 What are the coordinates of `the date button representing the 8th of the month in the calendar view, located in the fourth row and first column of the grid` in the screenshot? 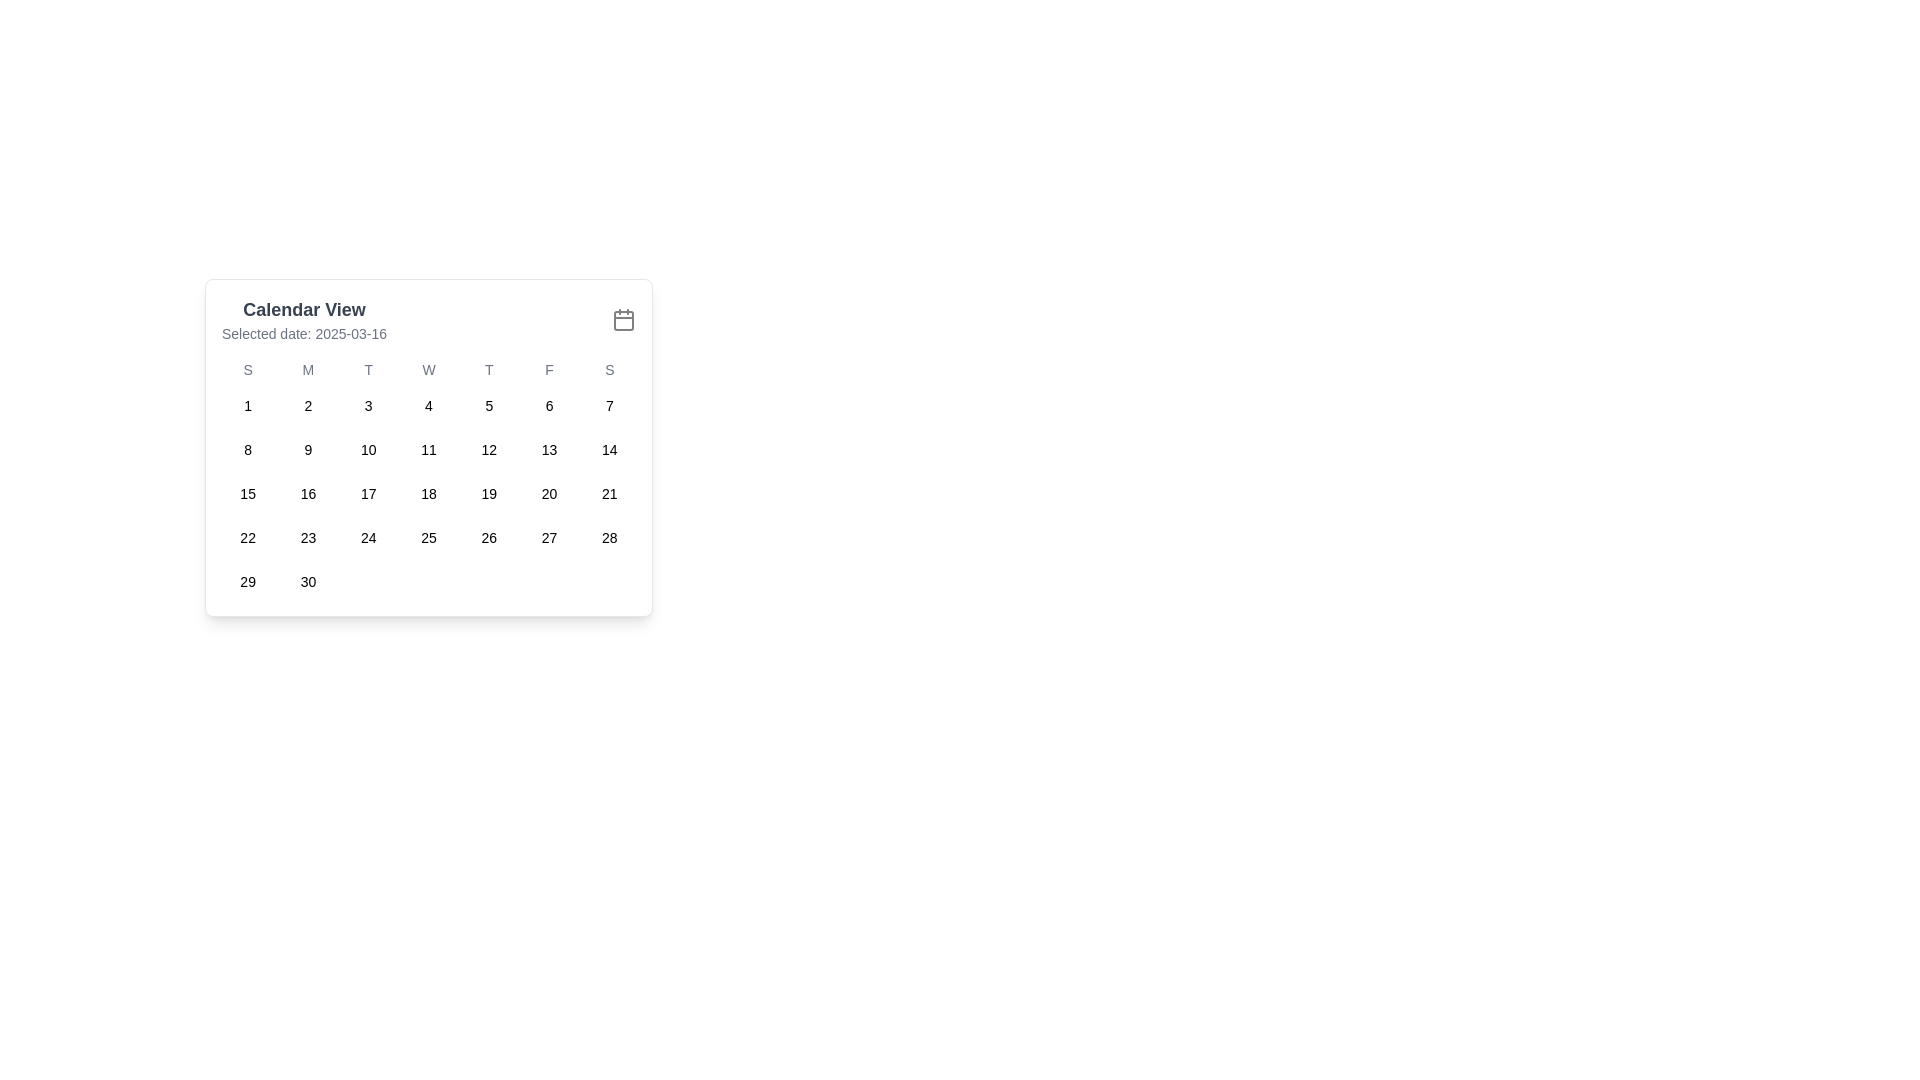 It's located at (247, 450).